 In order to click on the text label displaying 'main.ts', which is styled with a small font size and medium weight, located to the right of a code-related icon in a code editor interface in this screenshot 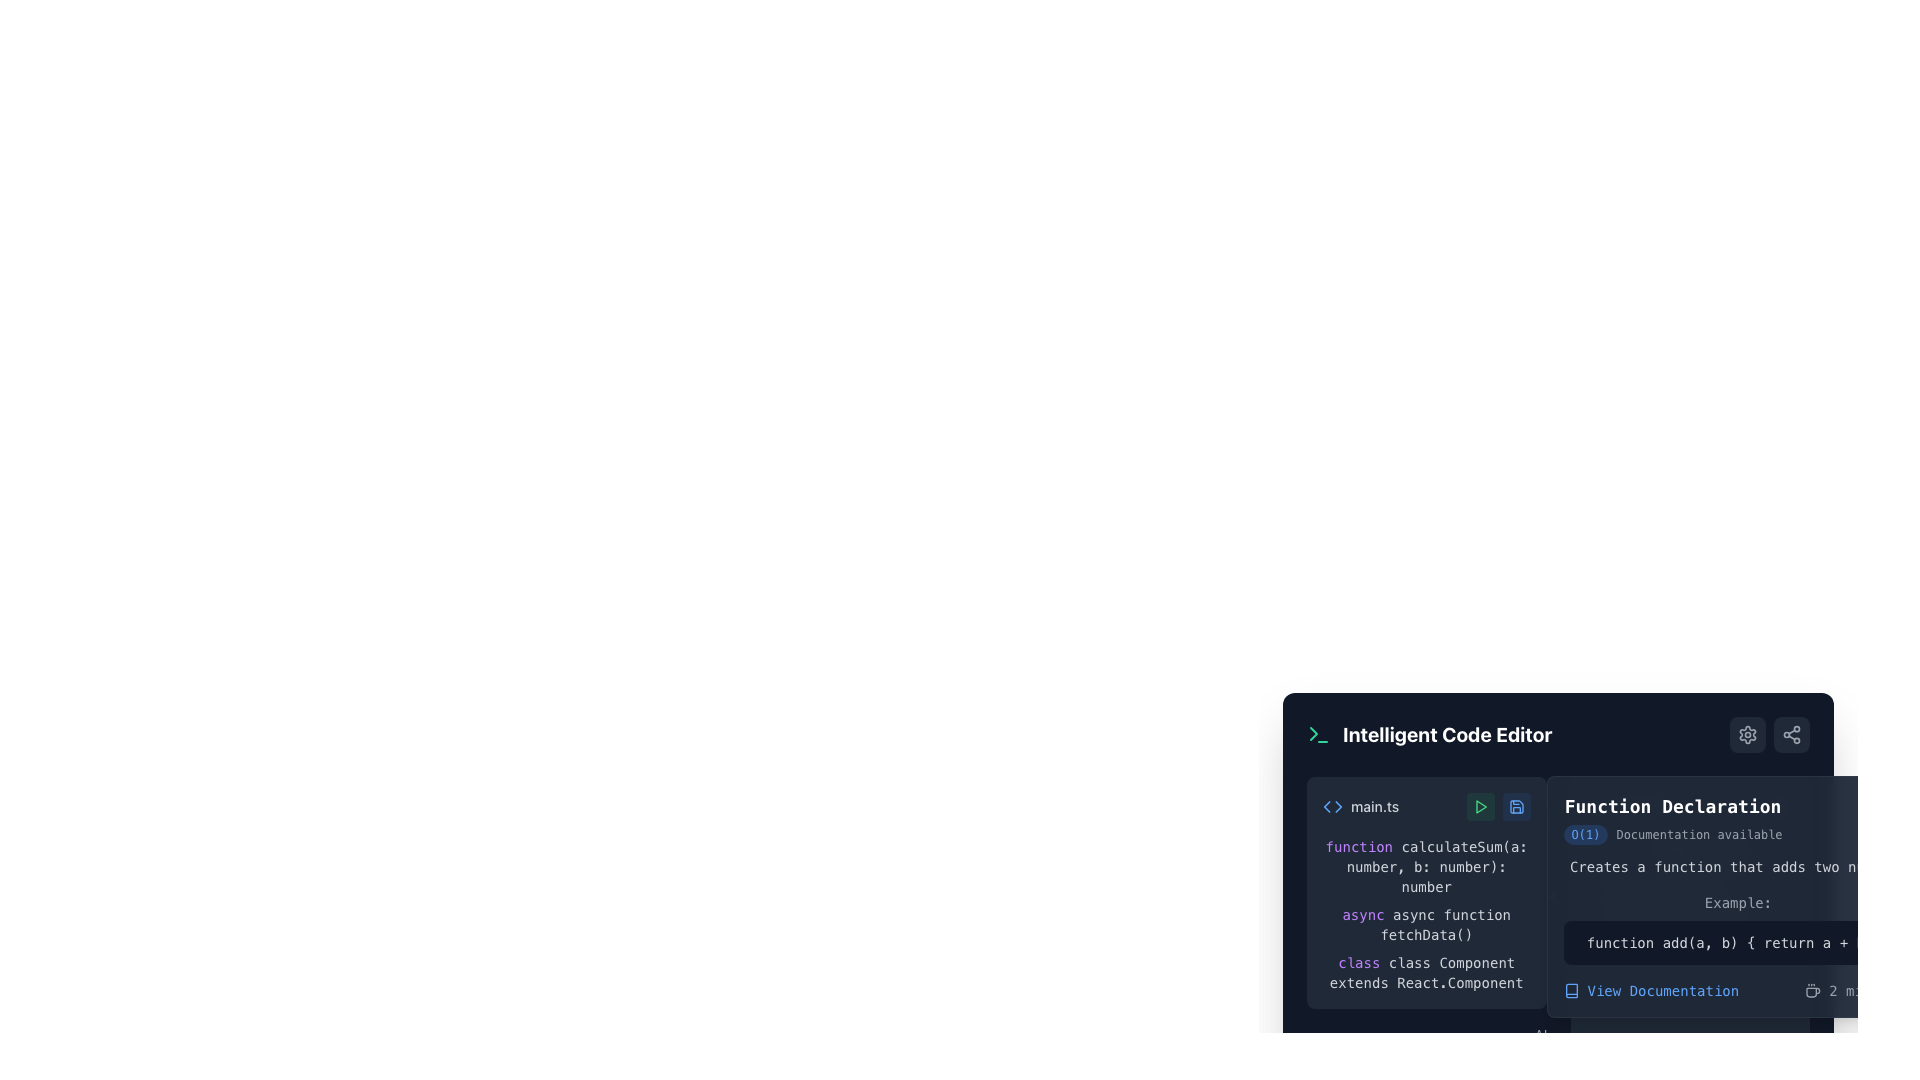, I will do `click(1373, 805)`.